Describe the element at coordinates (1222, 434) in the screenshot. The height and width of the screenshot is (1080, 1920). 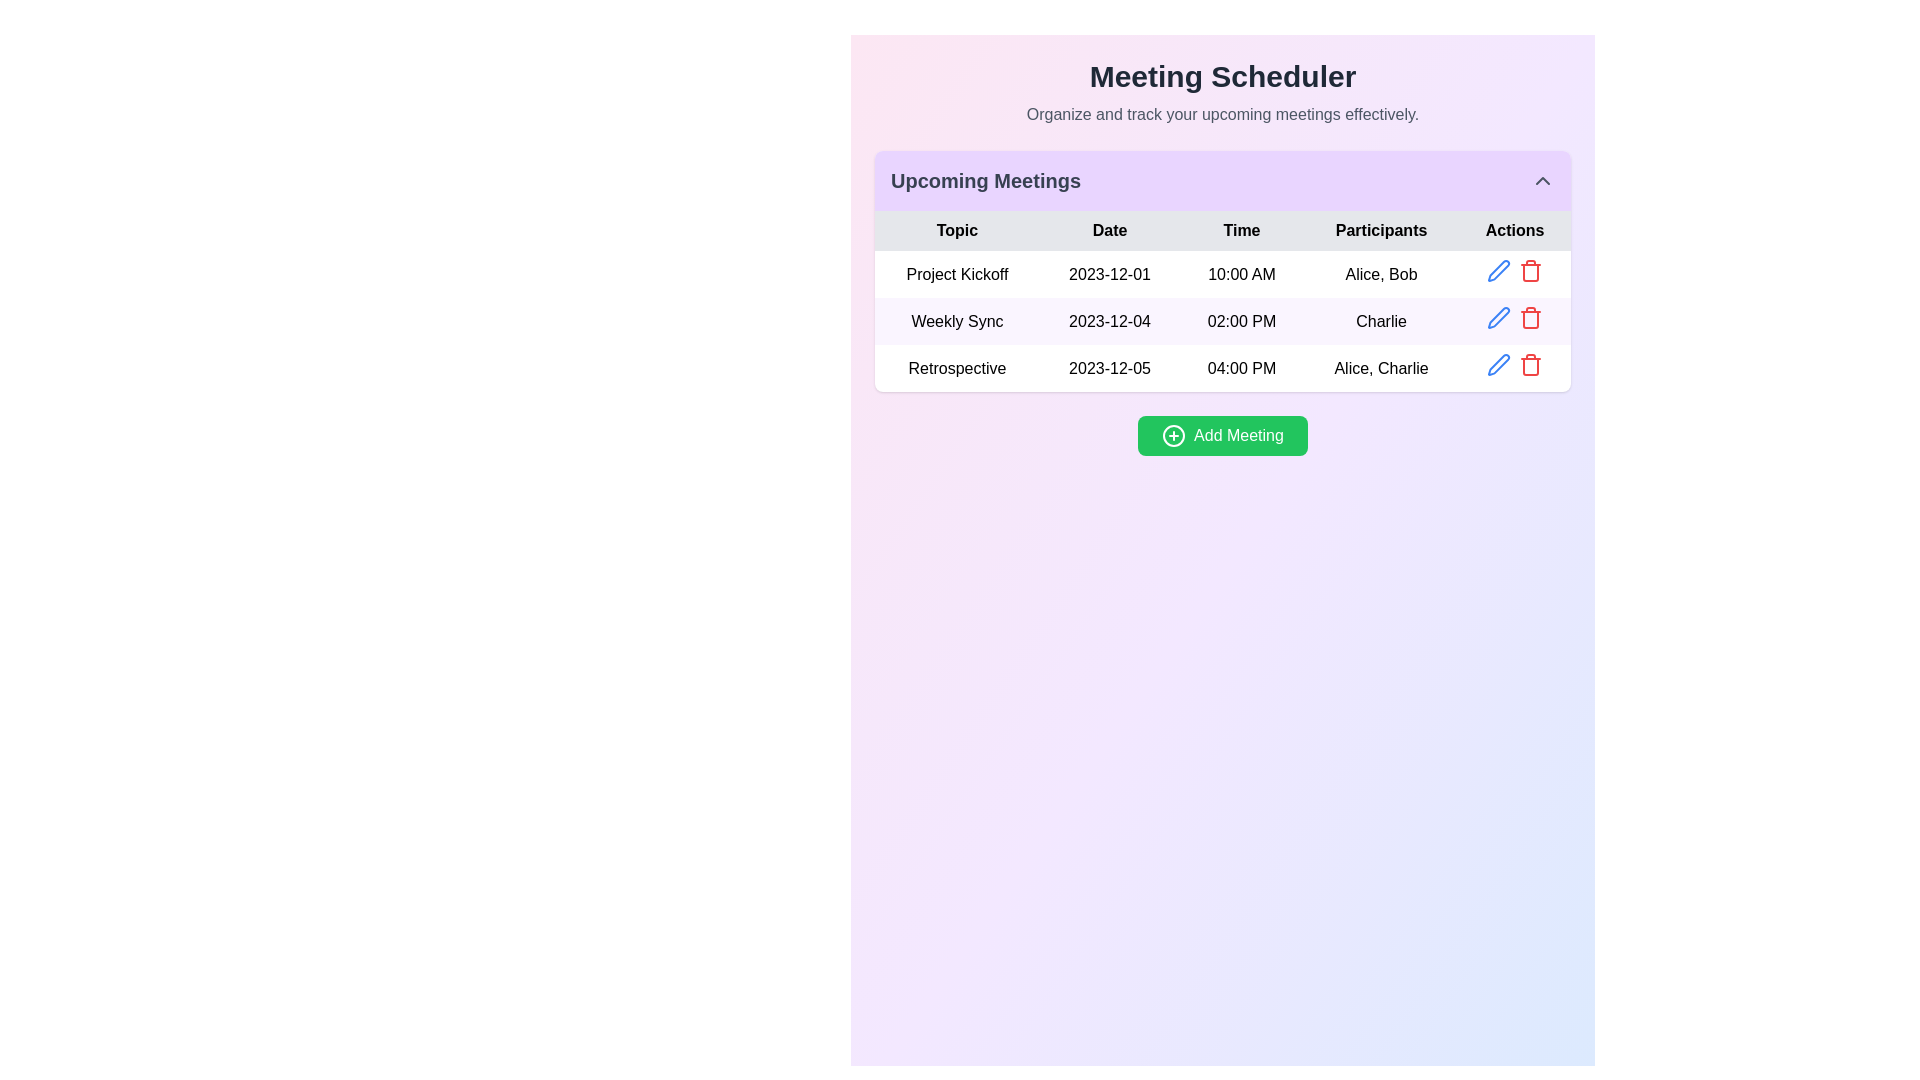
I see `the green 'Add Meeting' button with rounded edges located at the bottom of the 'Meeting Scheduler' interface` at that location.